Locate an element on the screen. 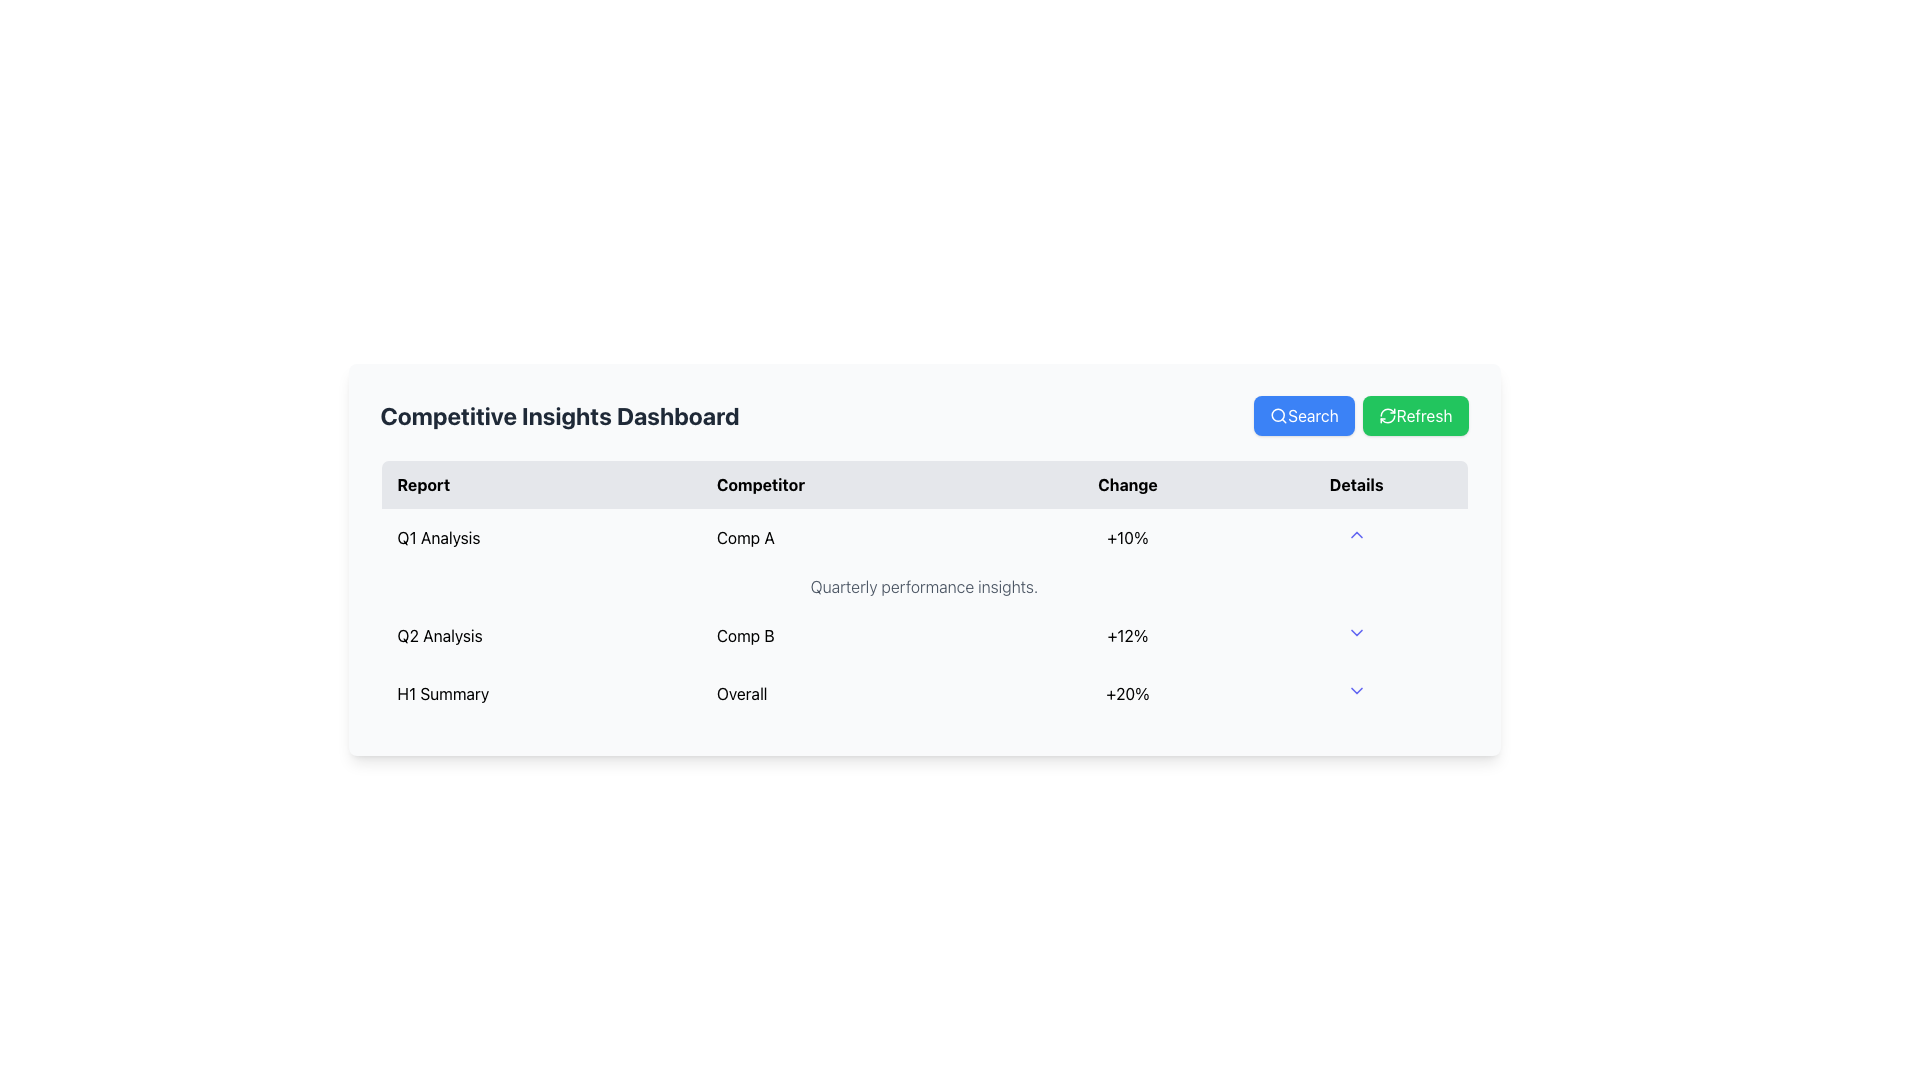 This screenshot has width=1920, height=1080. the blue rectangular button with rounded corners and white text labeled 'Search', which is located directly to the left of the green 'Refresh' button is located at coordinates (1304, 415).